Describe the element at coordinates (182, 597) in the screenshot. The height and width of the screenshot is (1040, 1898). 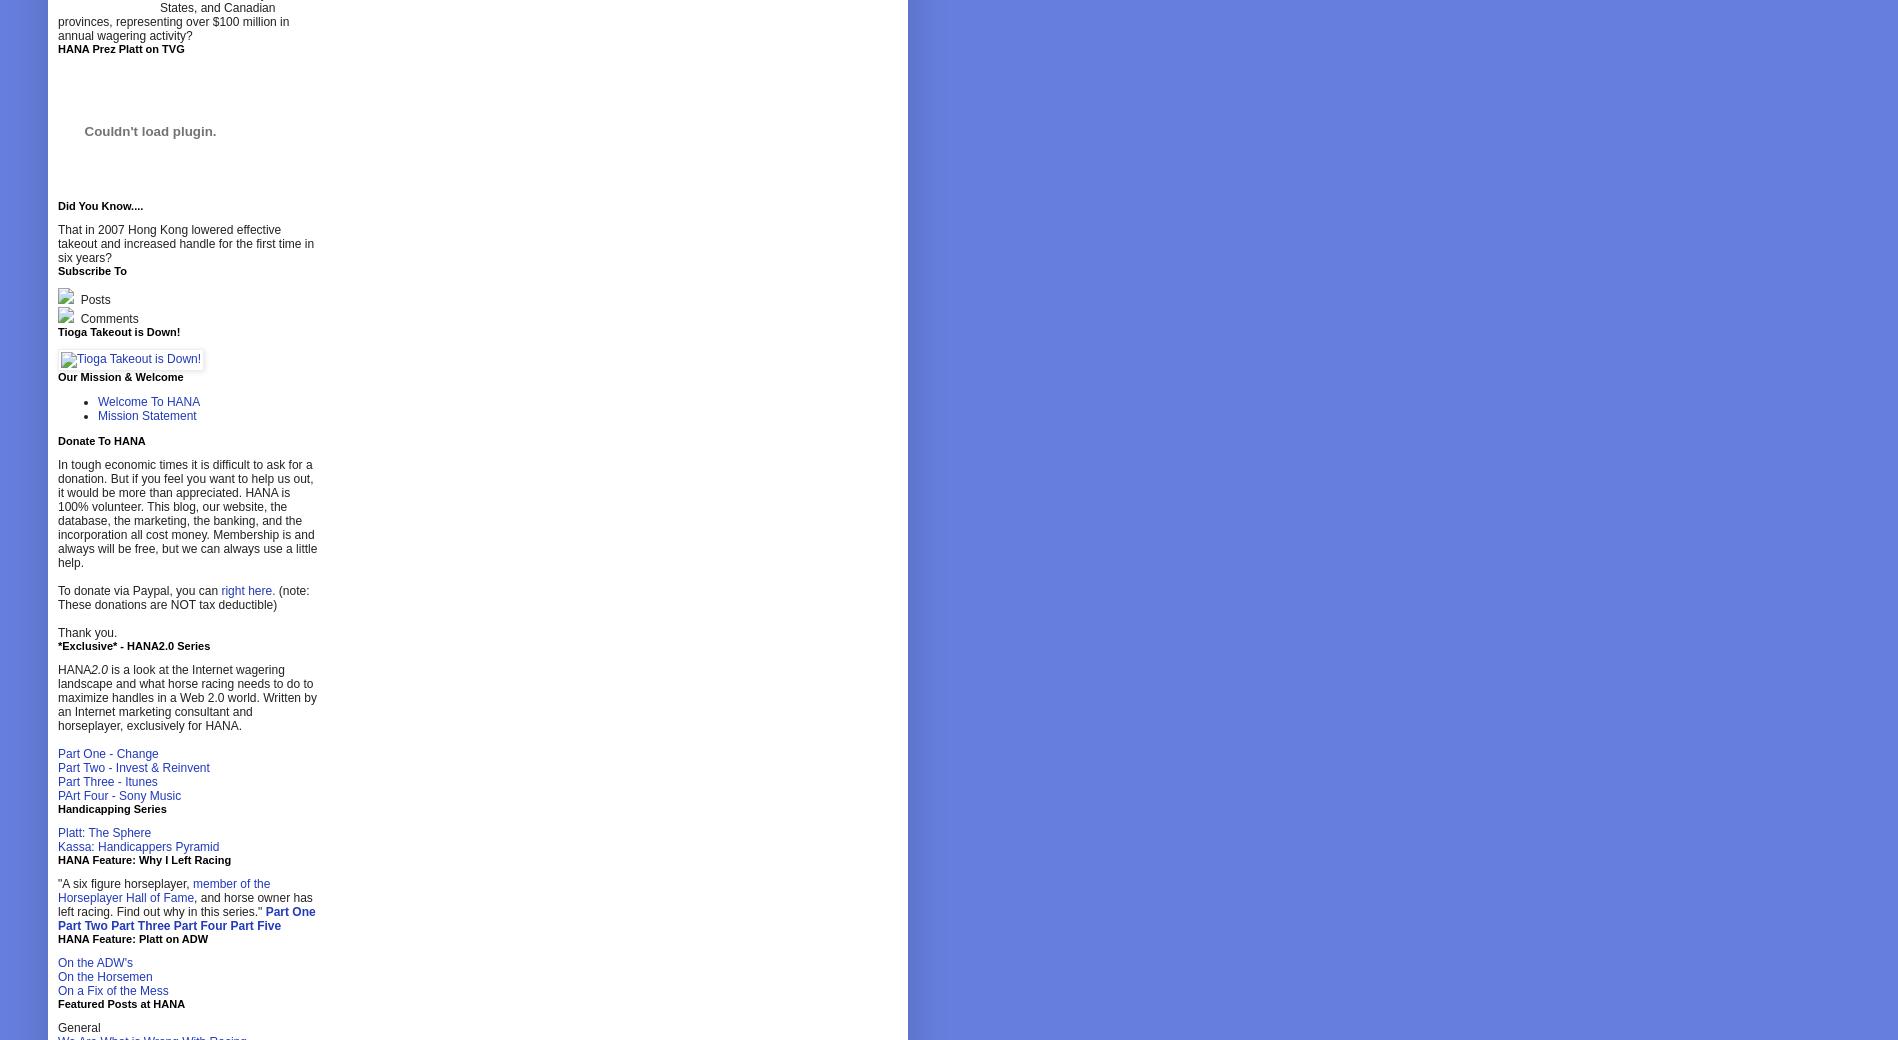
I see `'(note: These donations are NOT tax deductible)'` at that location.